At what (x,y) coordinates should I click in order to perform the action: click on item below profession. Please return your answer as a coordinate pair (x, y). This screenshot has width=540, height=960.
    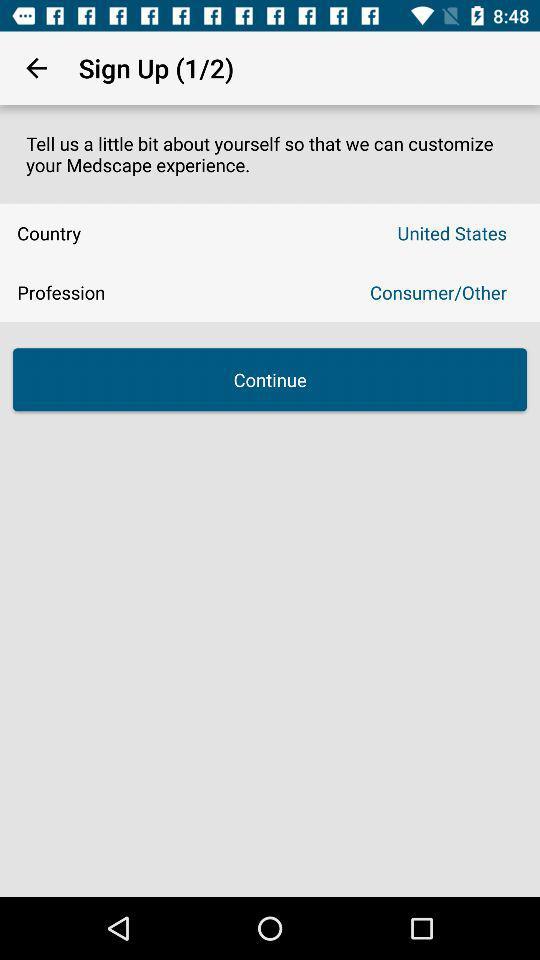
    Looking at the image, I should click on (270, 378).